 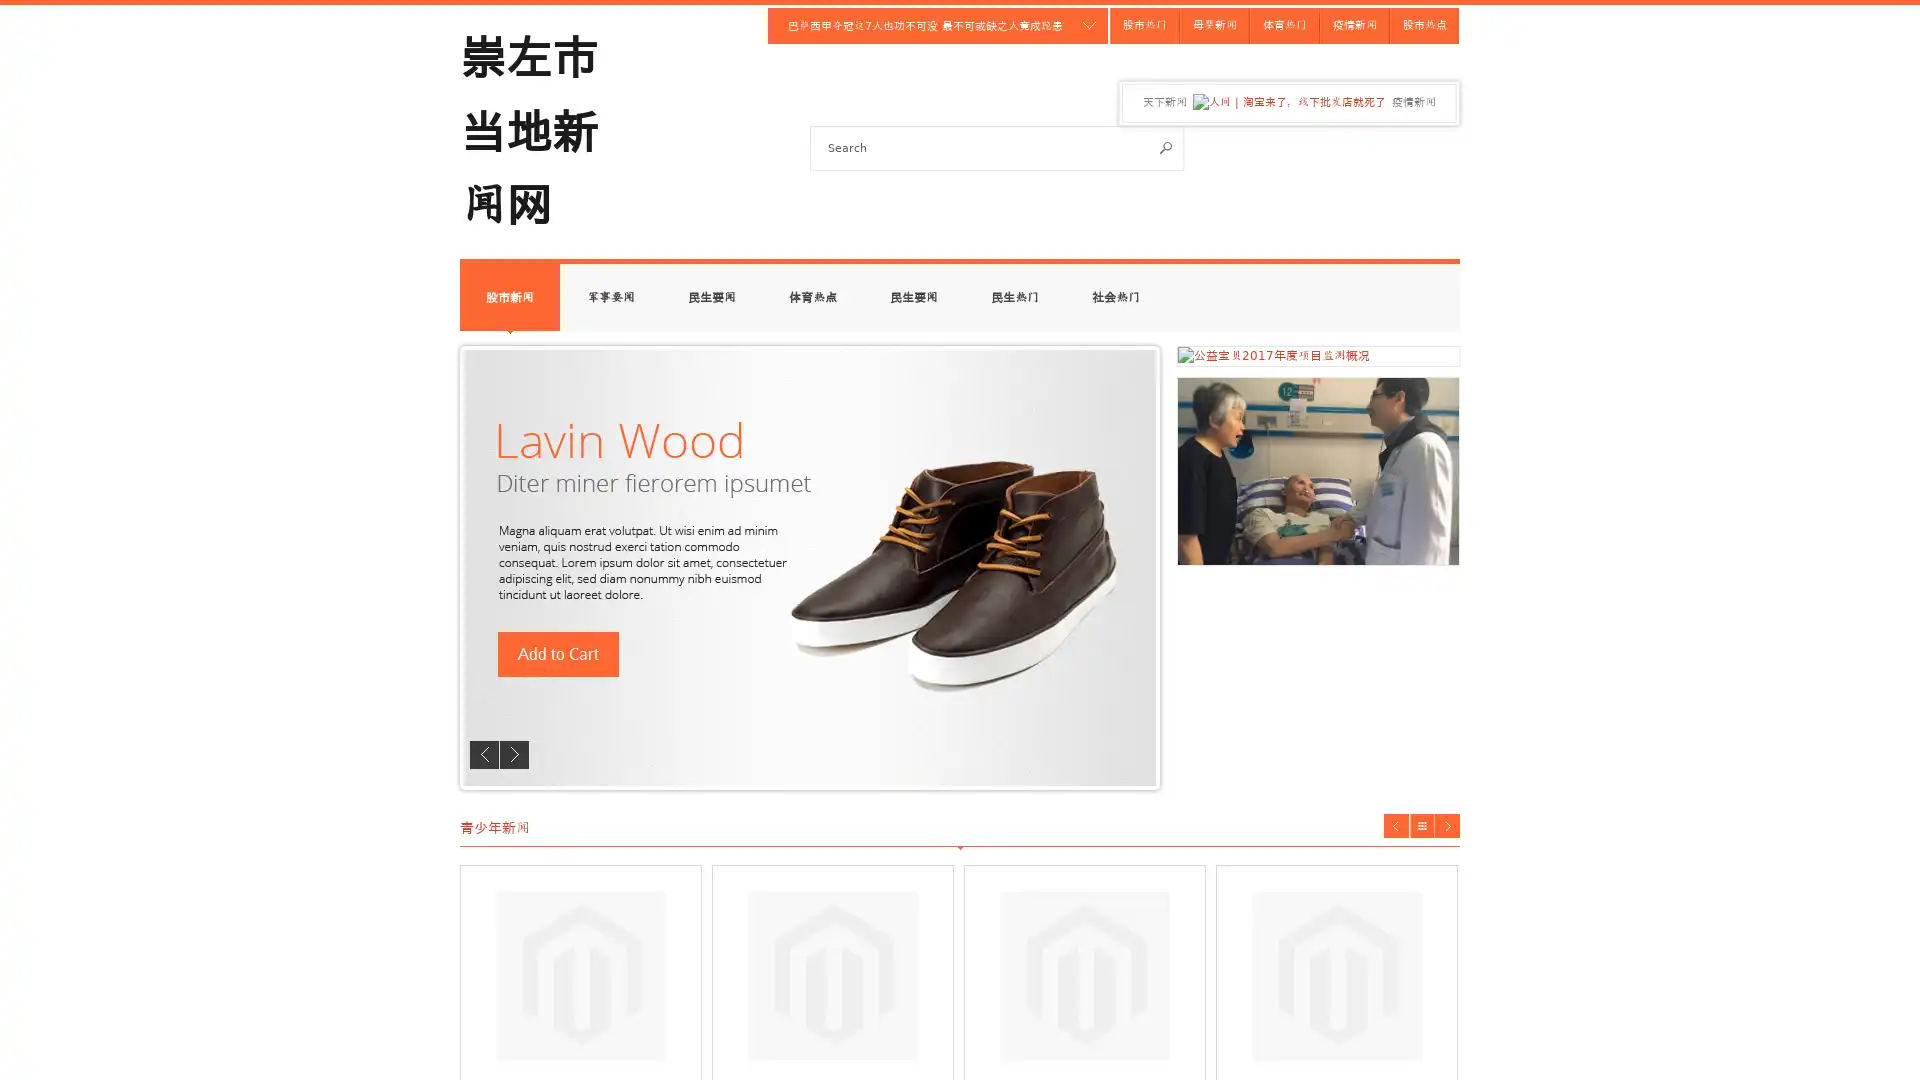 I want to click on Search, so click(x=1166, y=146).